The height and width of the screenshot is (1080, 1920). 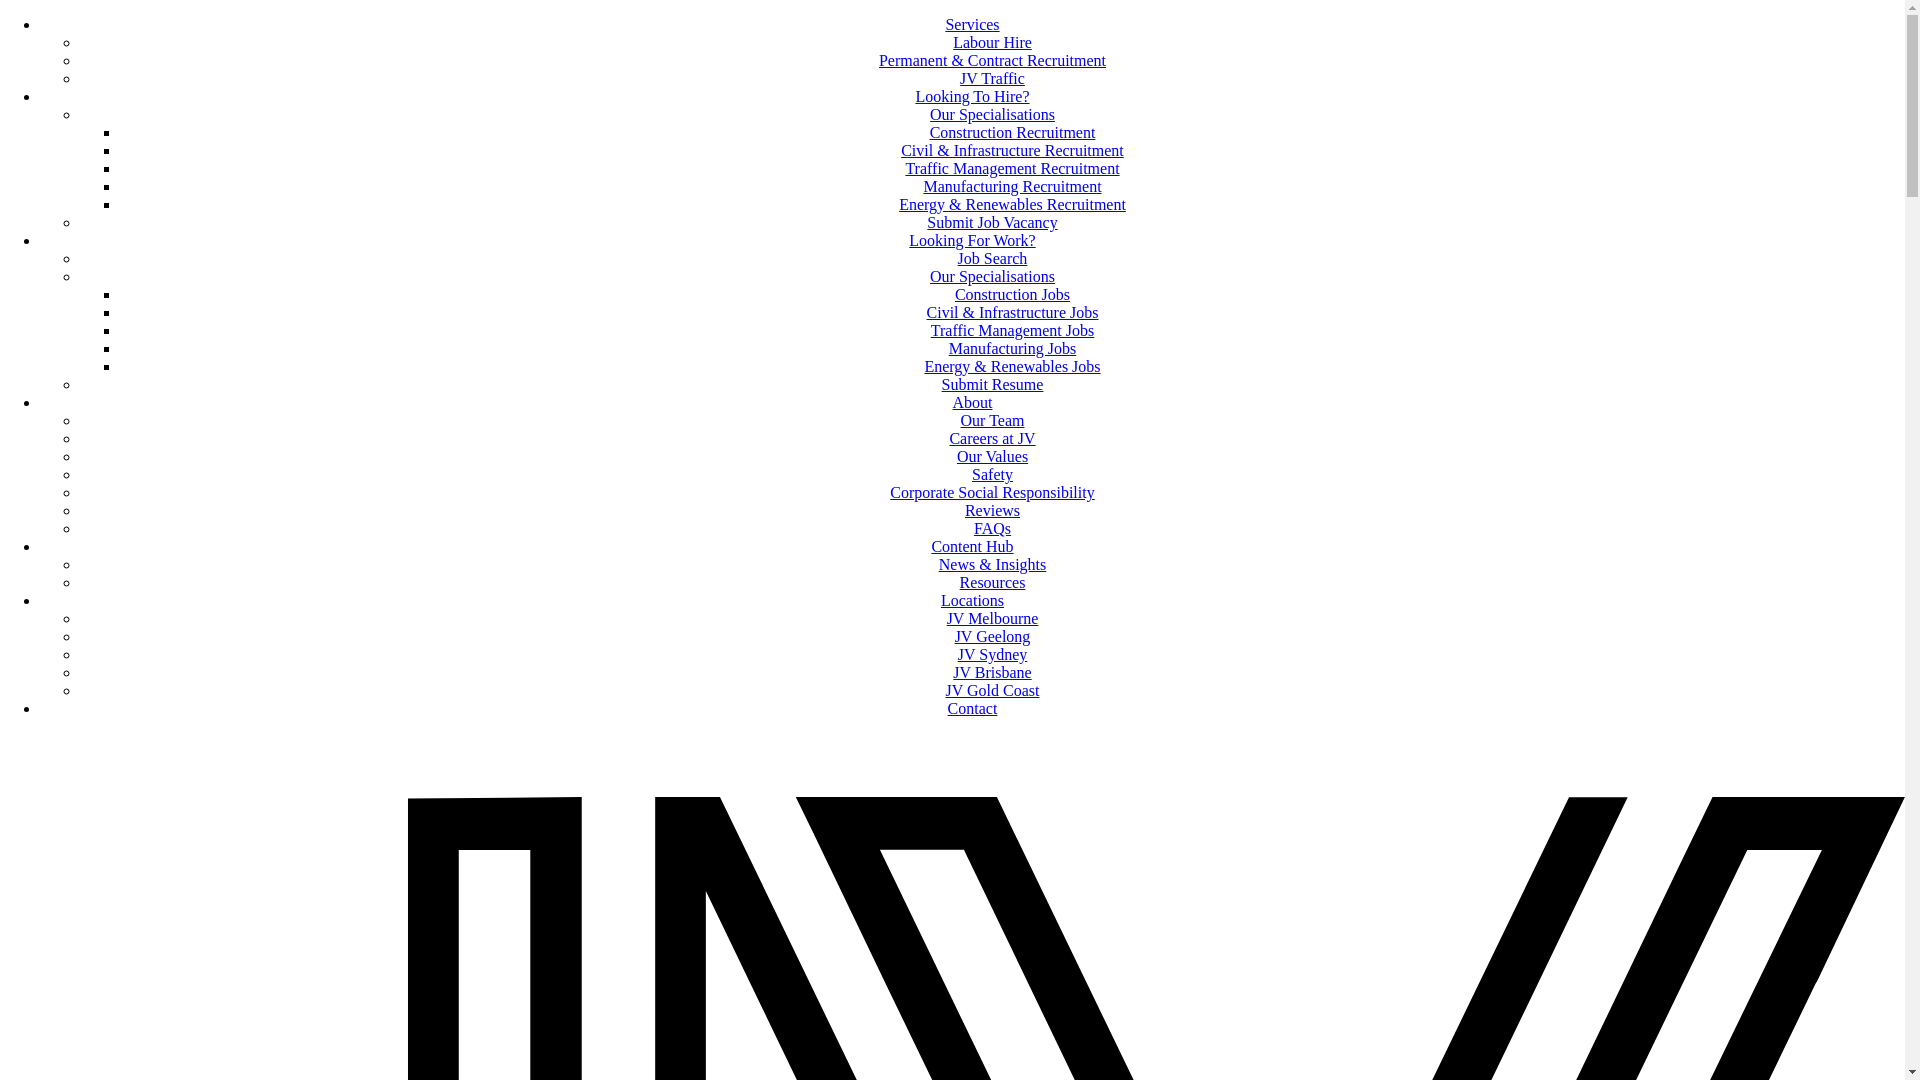 I want to click on 'Careers at JV', so click(x=992, y=437).